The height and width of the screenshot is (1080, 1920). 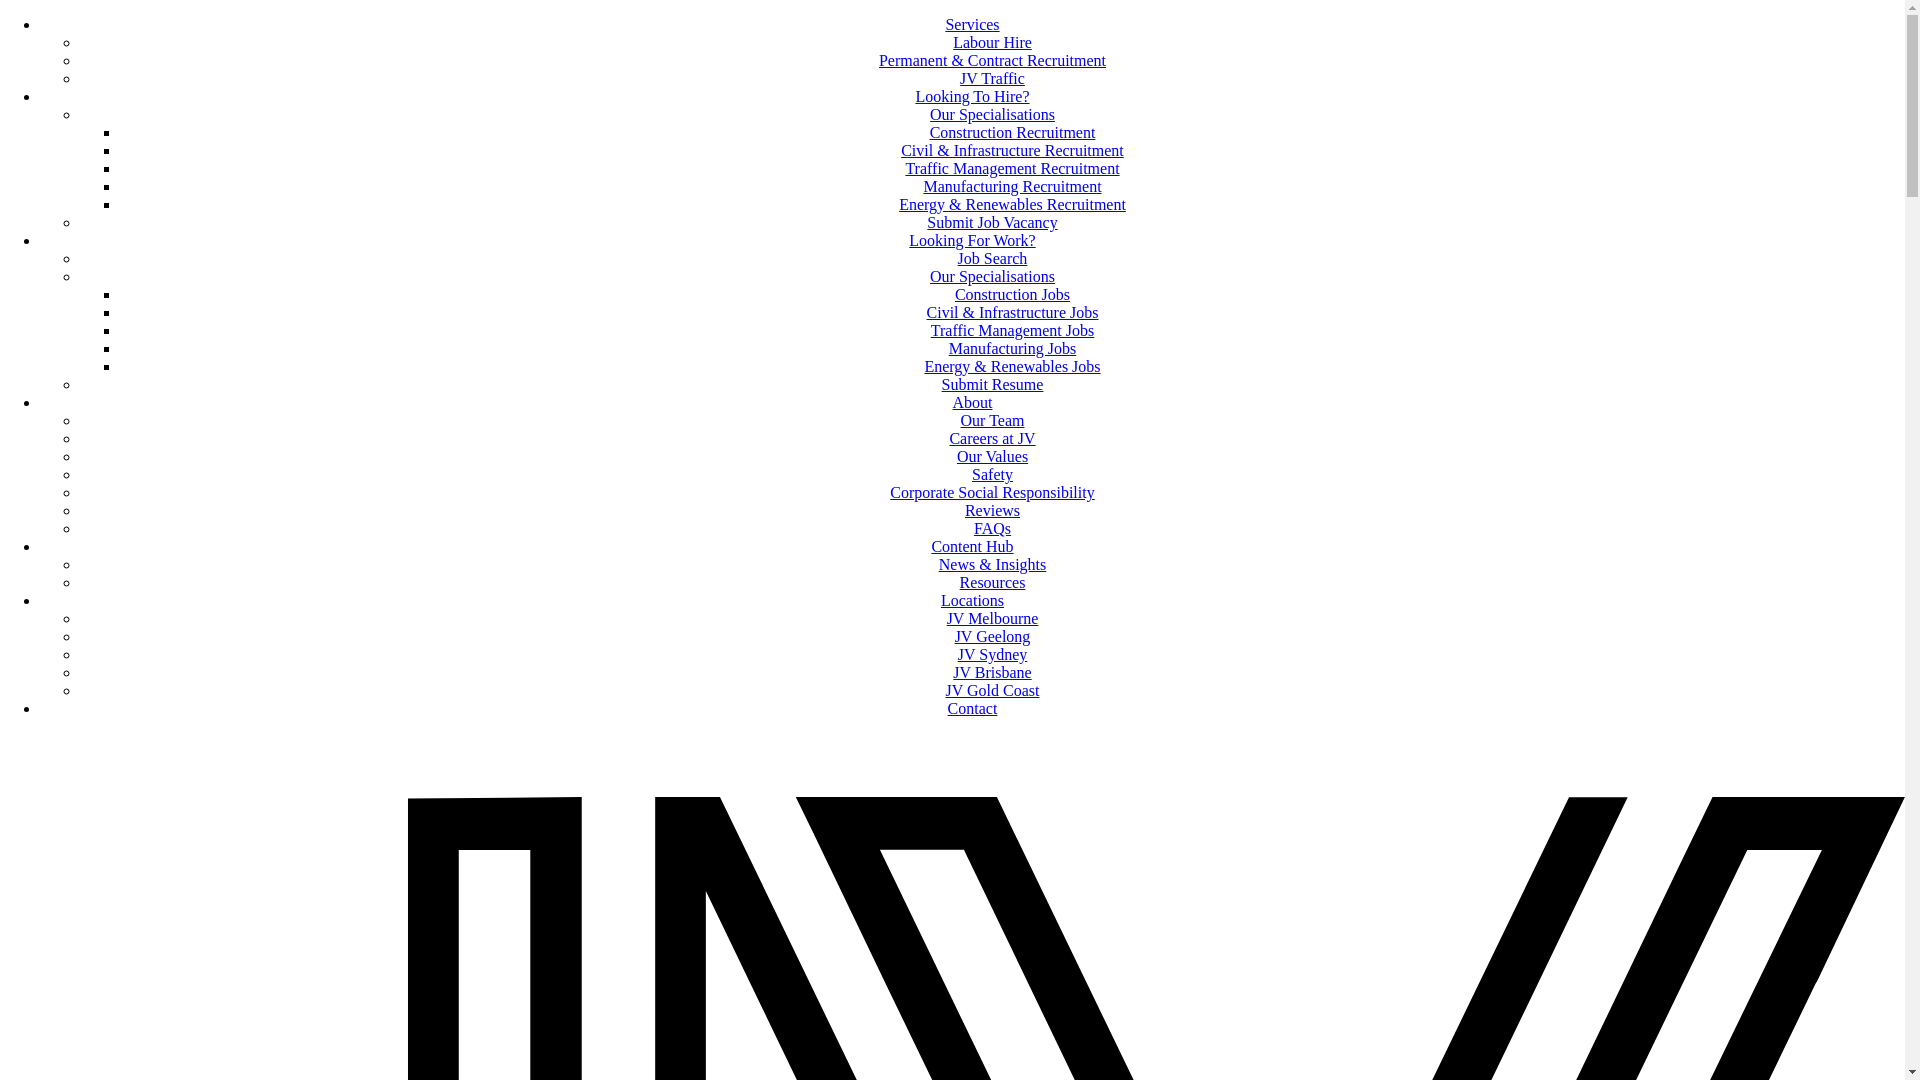 I want to click on 'Careers at JV', so click(x=992, y=437).